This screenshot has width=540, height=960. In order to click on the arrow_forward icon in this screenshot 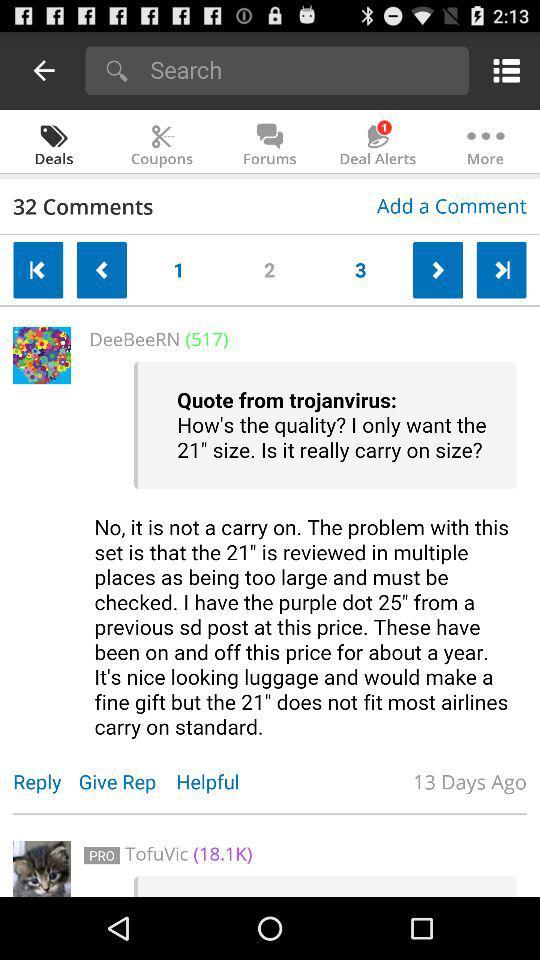, I will do `click(437, 288)`.